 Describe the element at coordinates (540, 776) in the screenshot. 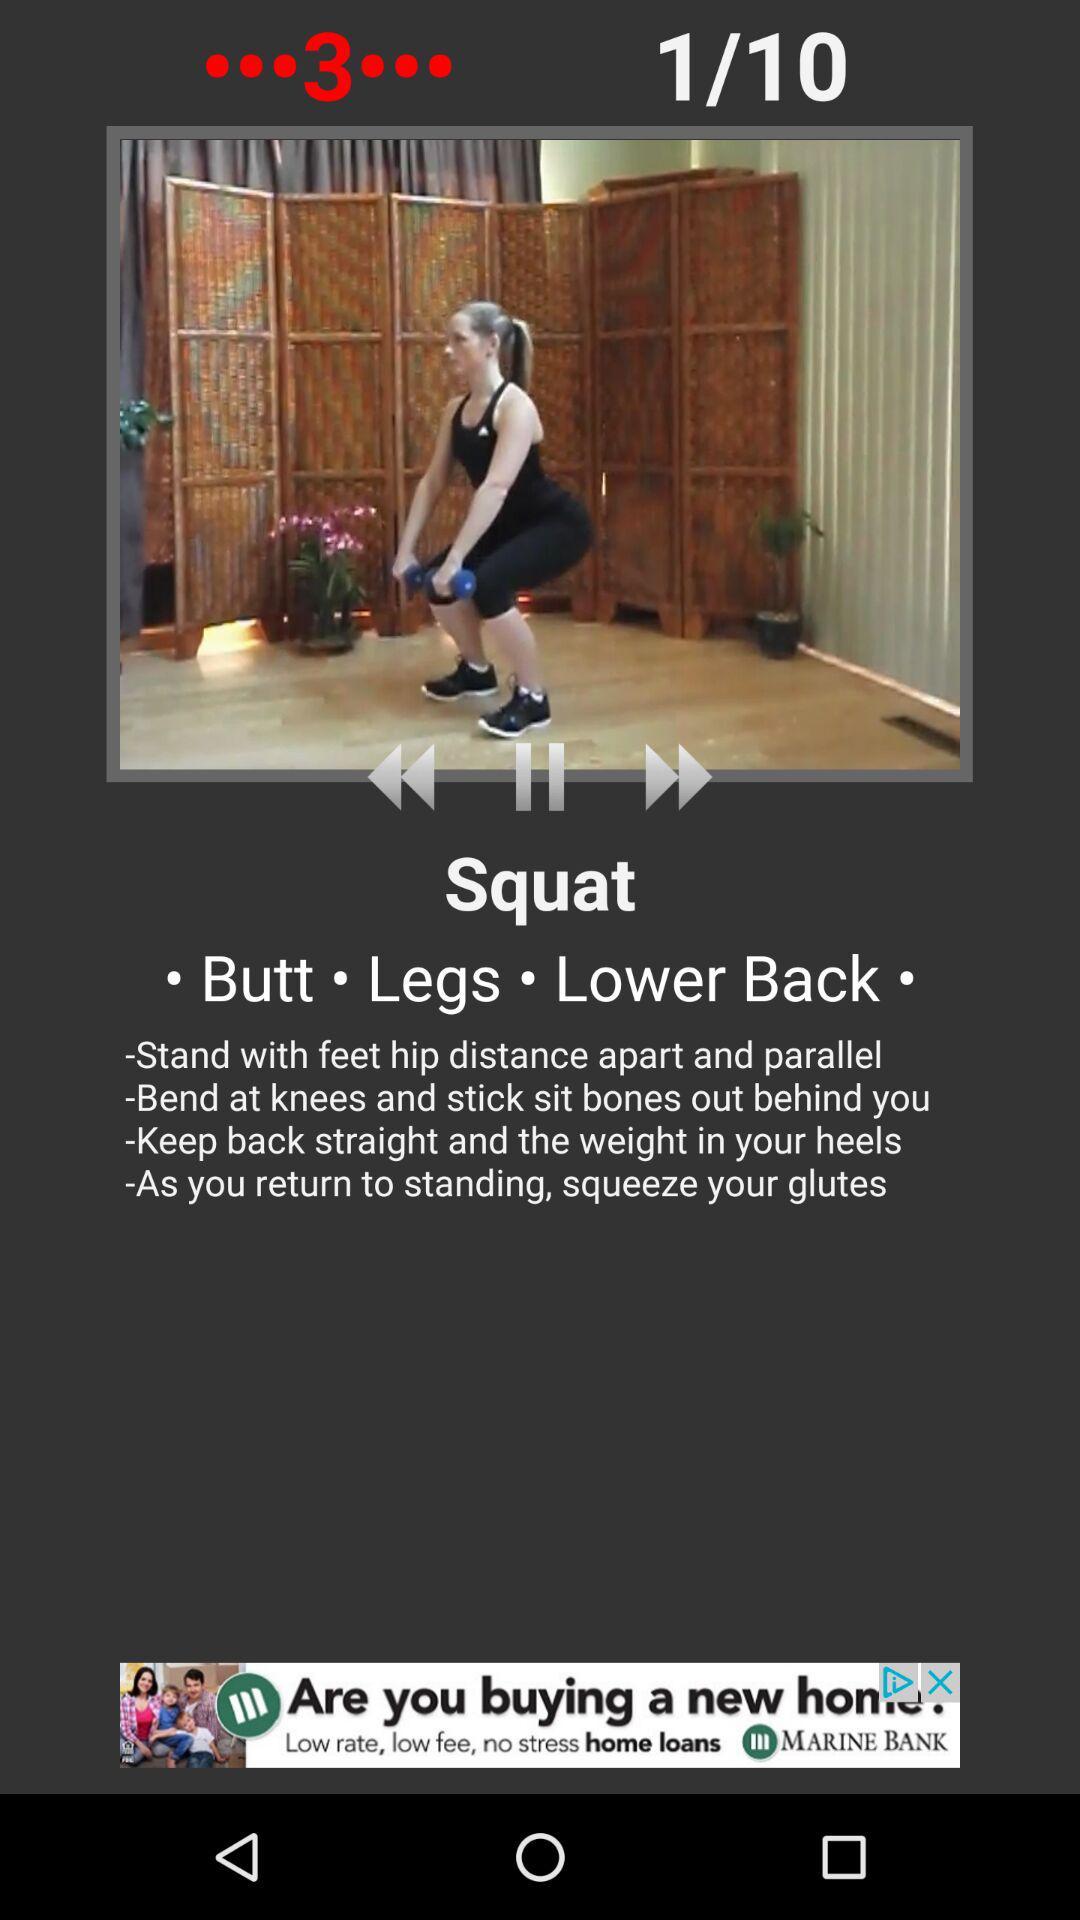

I see `pause video` at that location.